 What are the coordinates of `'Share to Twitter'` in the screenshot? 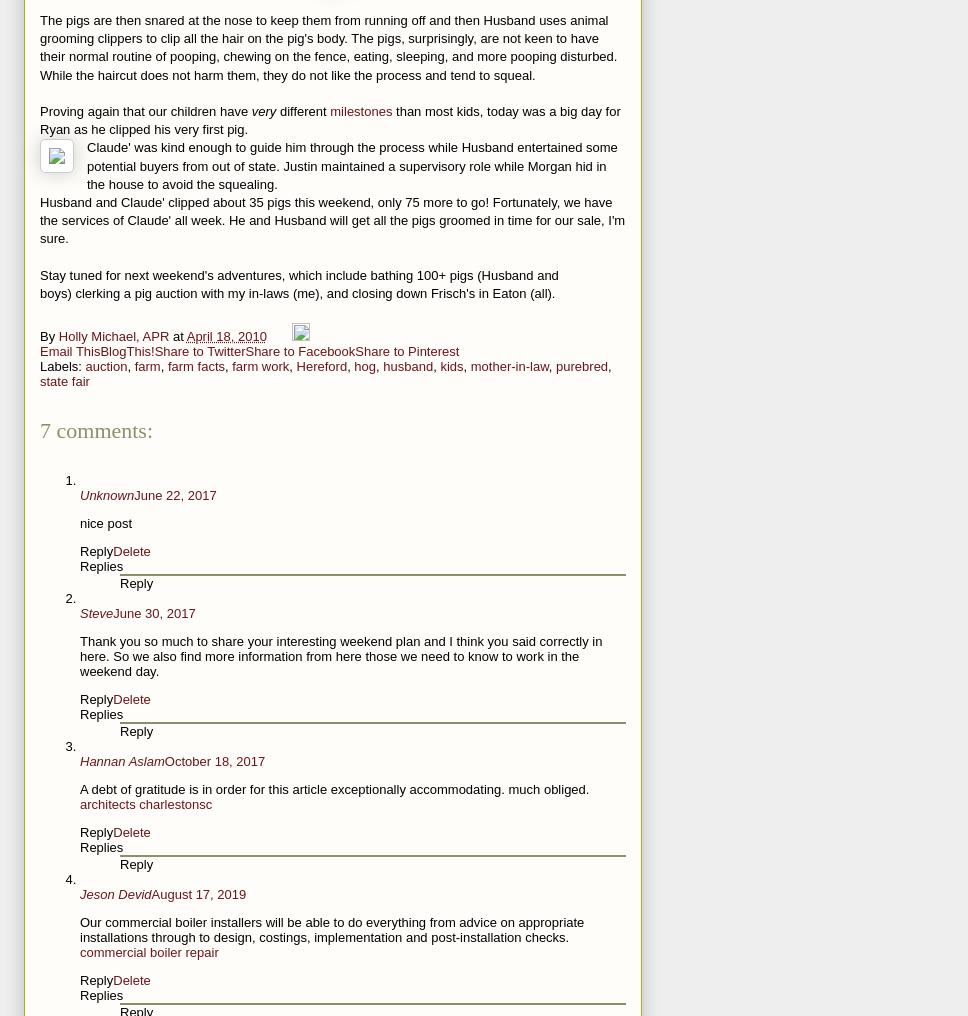 It's located at (199, 350).